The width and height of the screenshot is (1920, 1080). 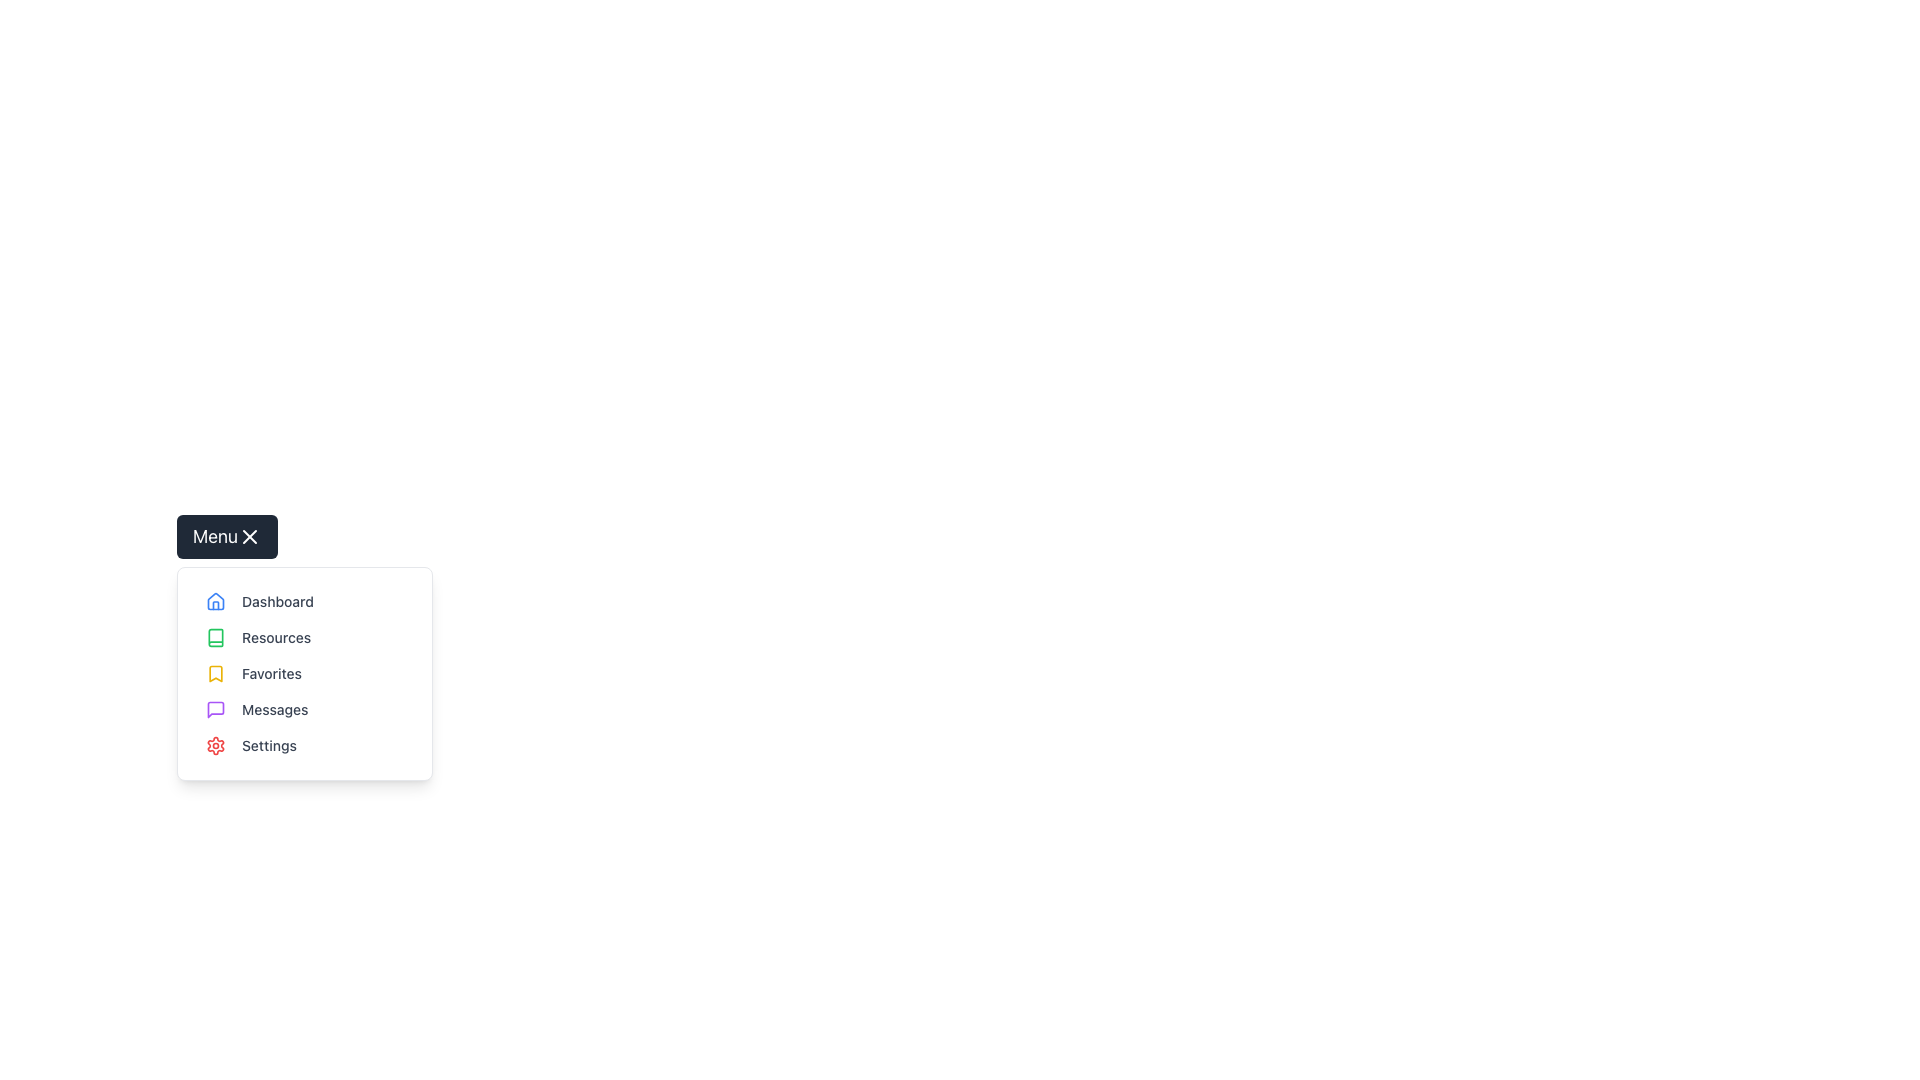 I want to click on the close button located to the right of the word 'Menu' in the dropdown menu header, so click(x=249, y=535).